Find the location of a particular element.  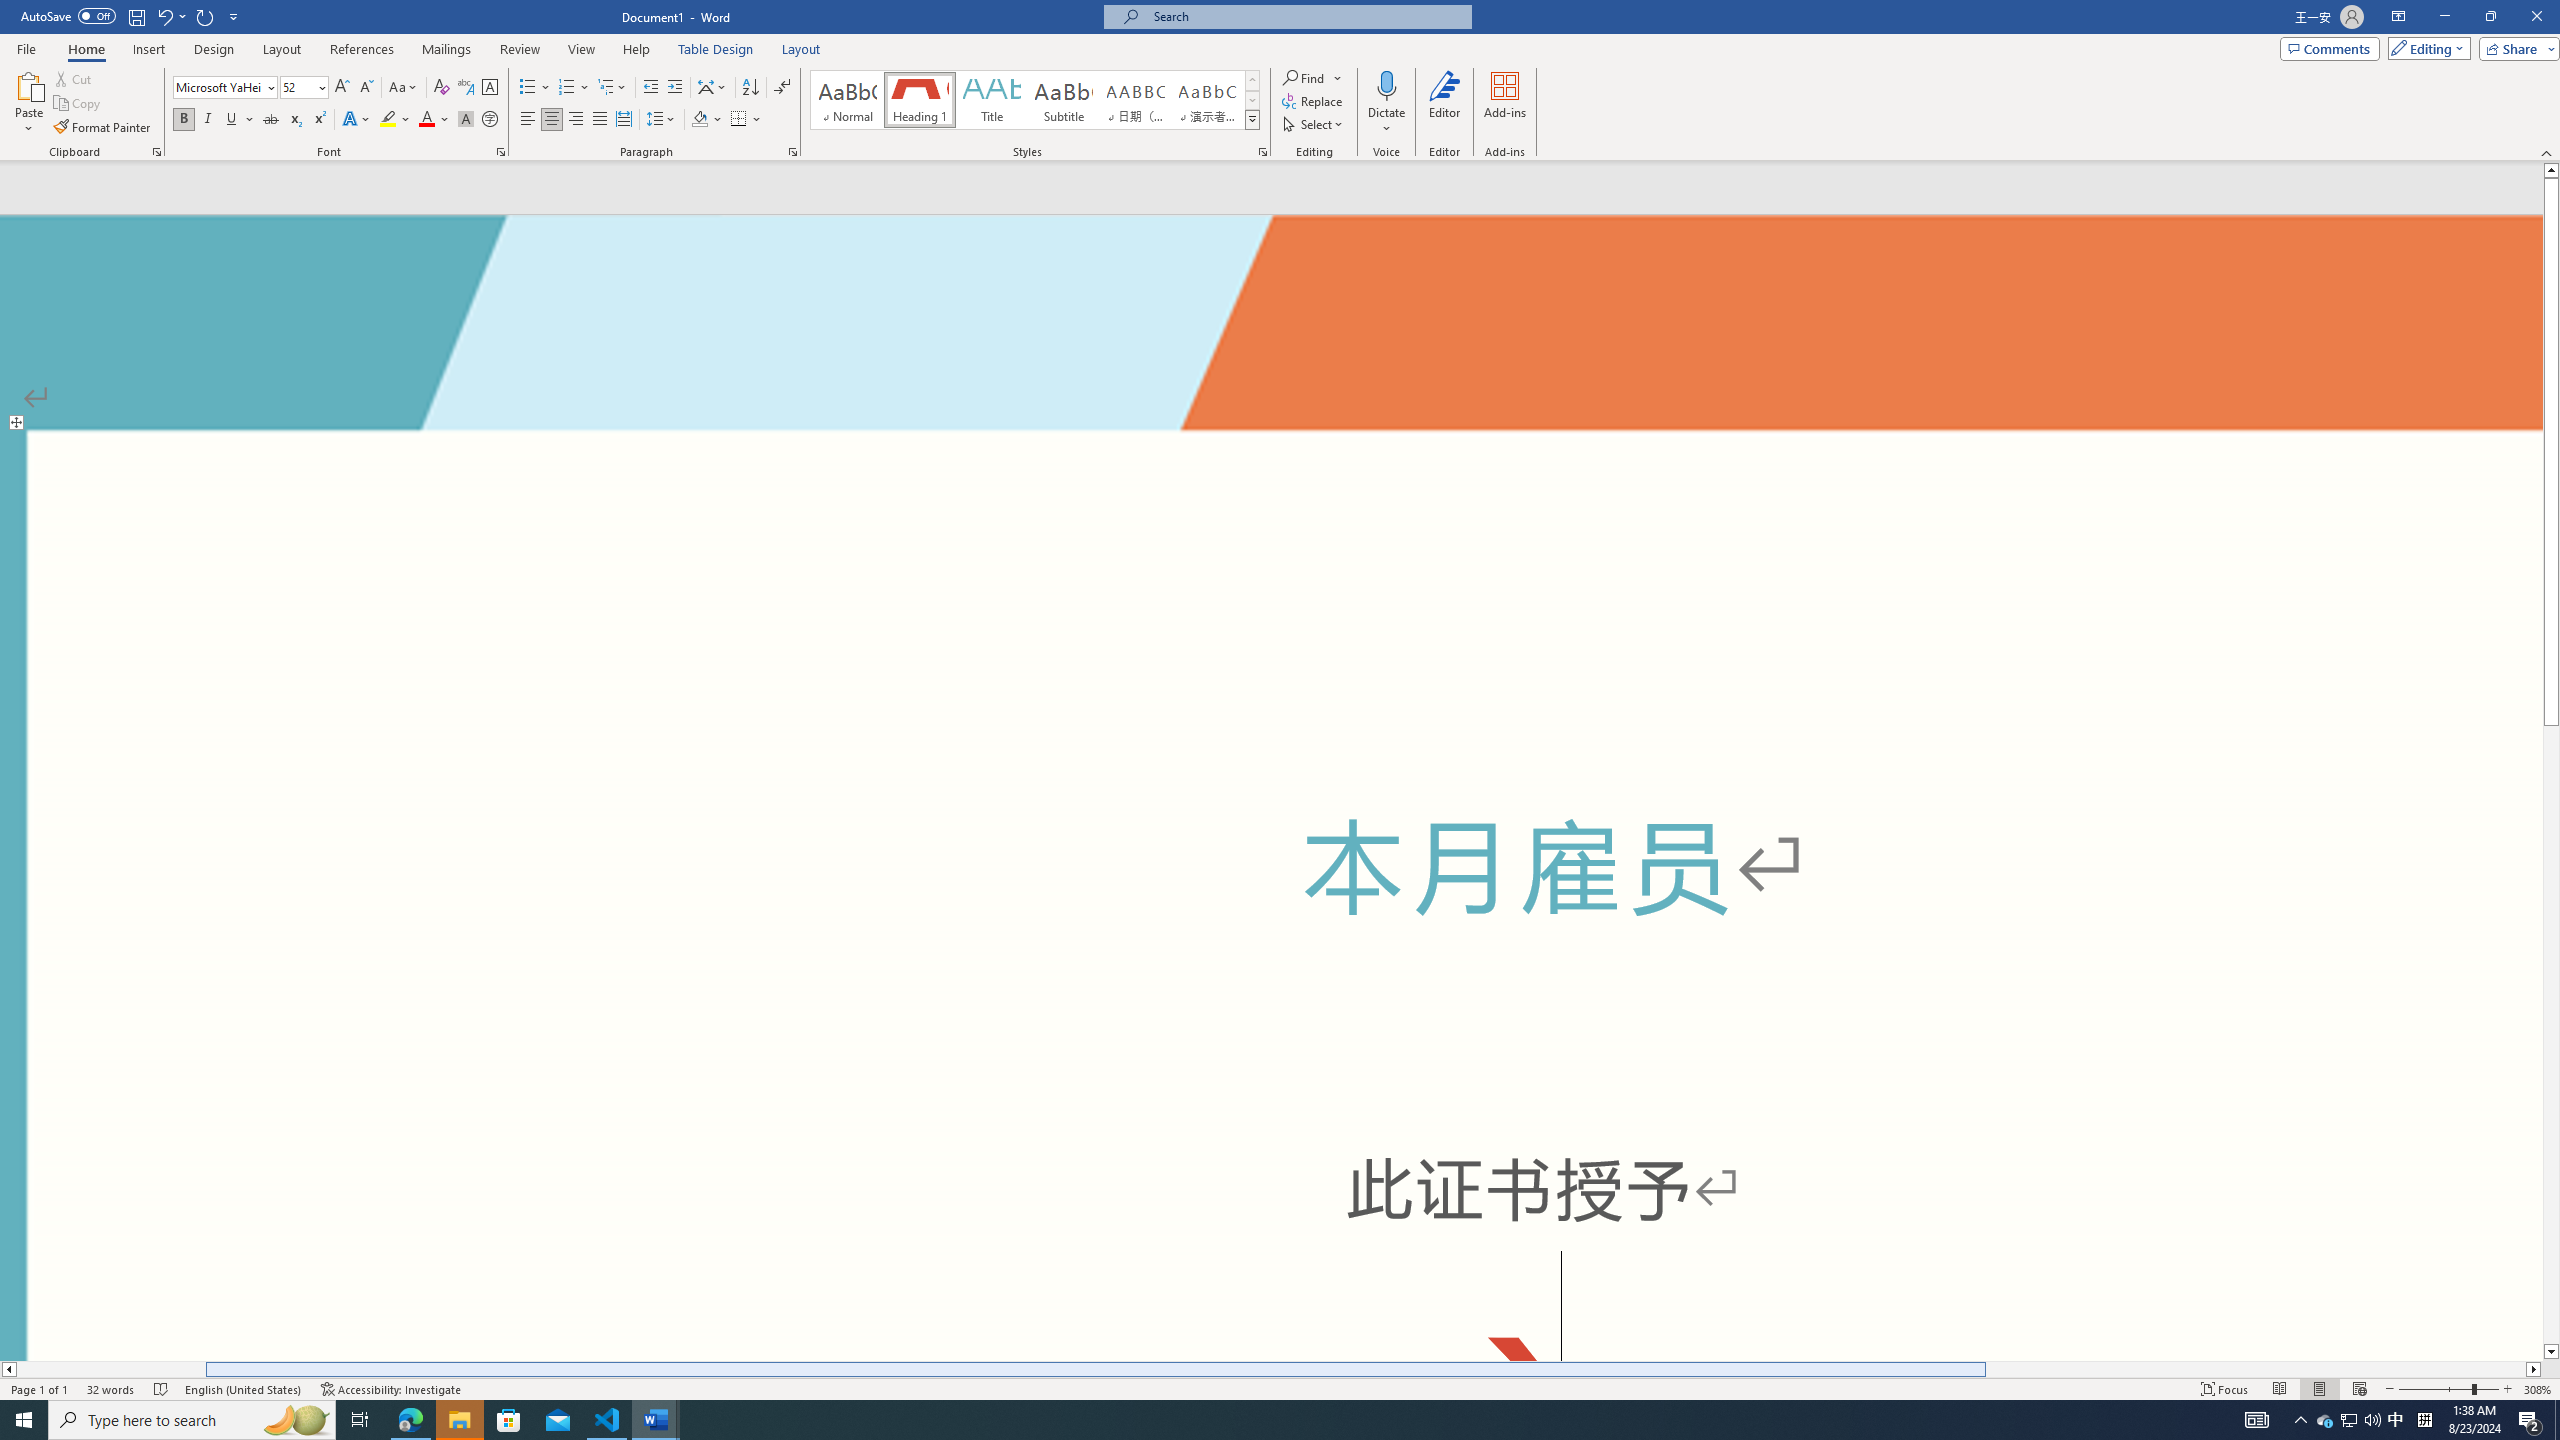

'Asian Layout' is located at coordinates (712, 87).